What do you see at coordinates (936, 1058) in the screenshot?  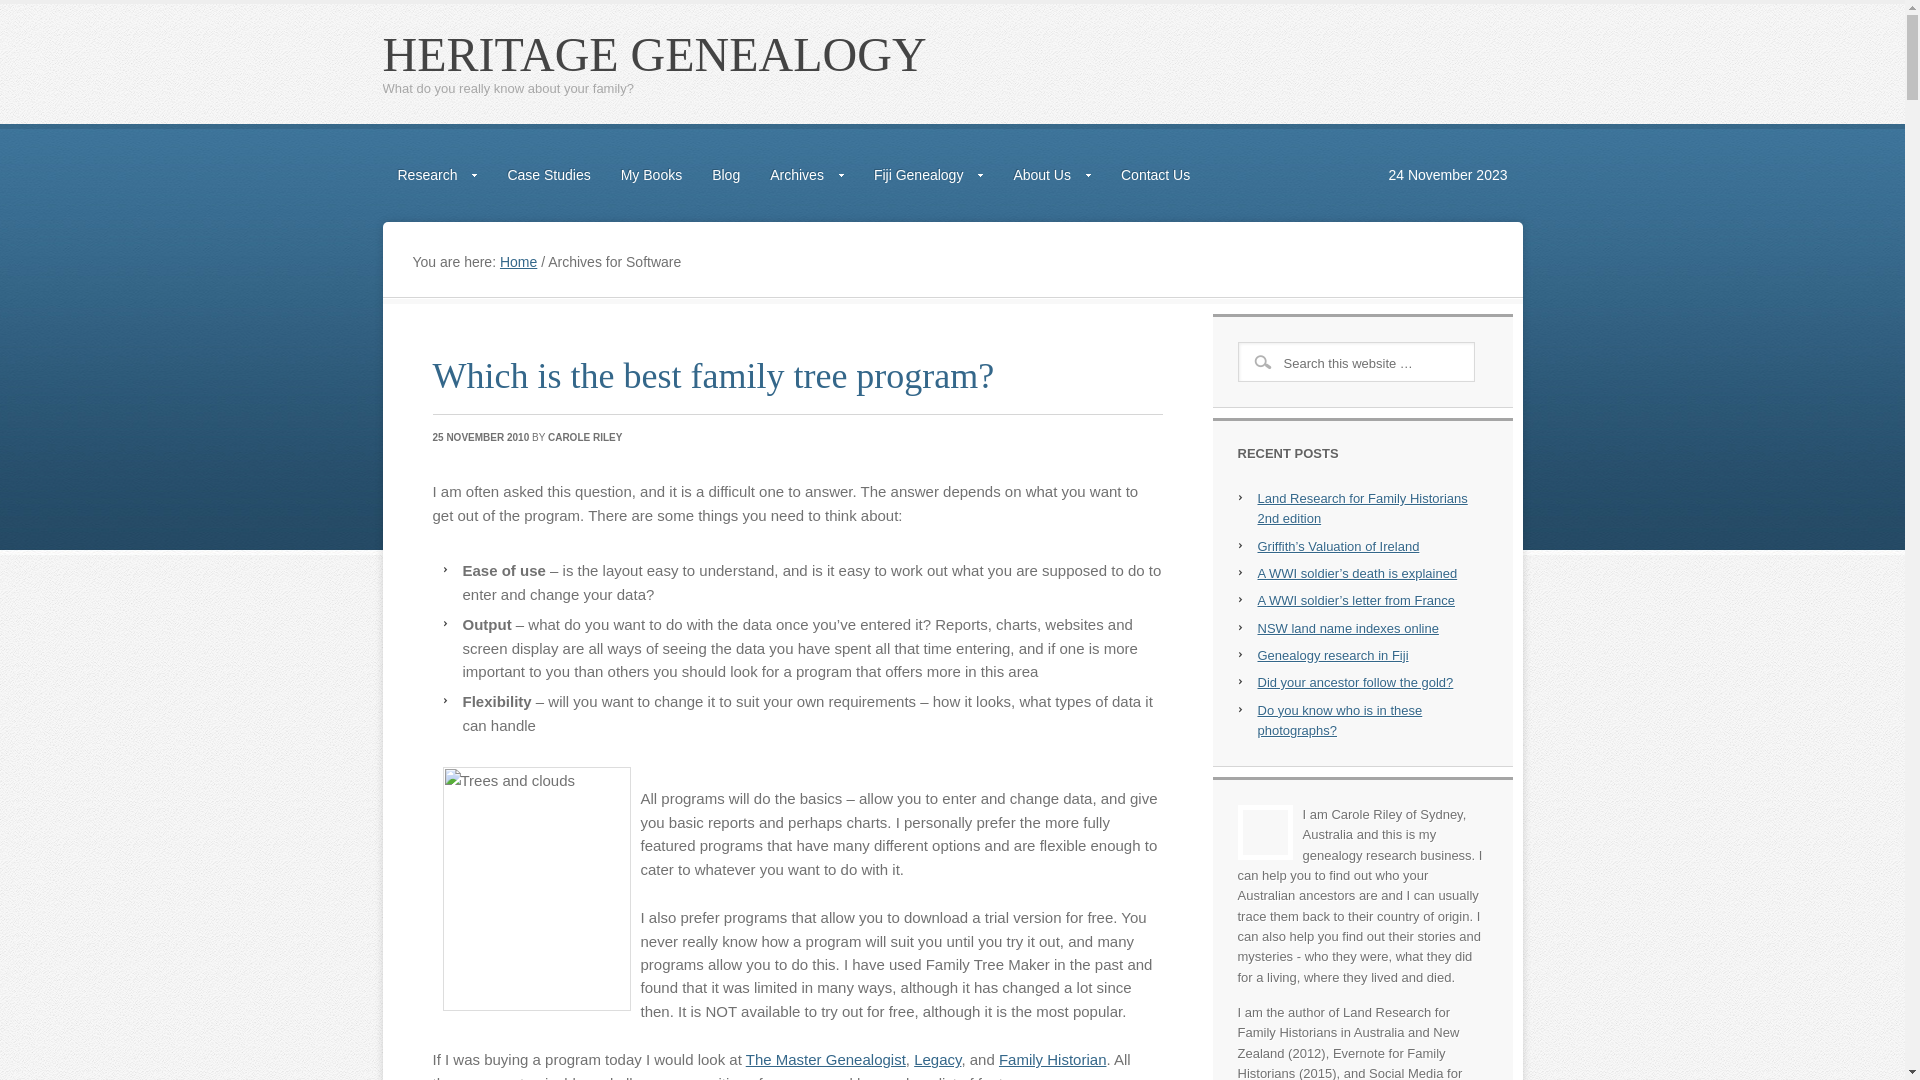 I see `'Legacy'` at bounding box center [936, 1058].